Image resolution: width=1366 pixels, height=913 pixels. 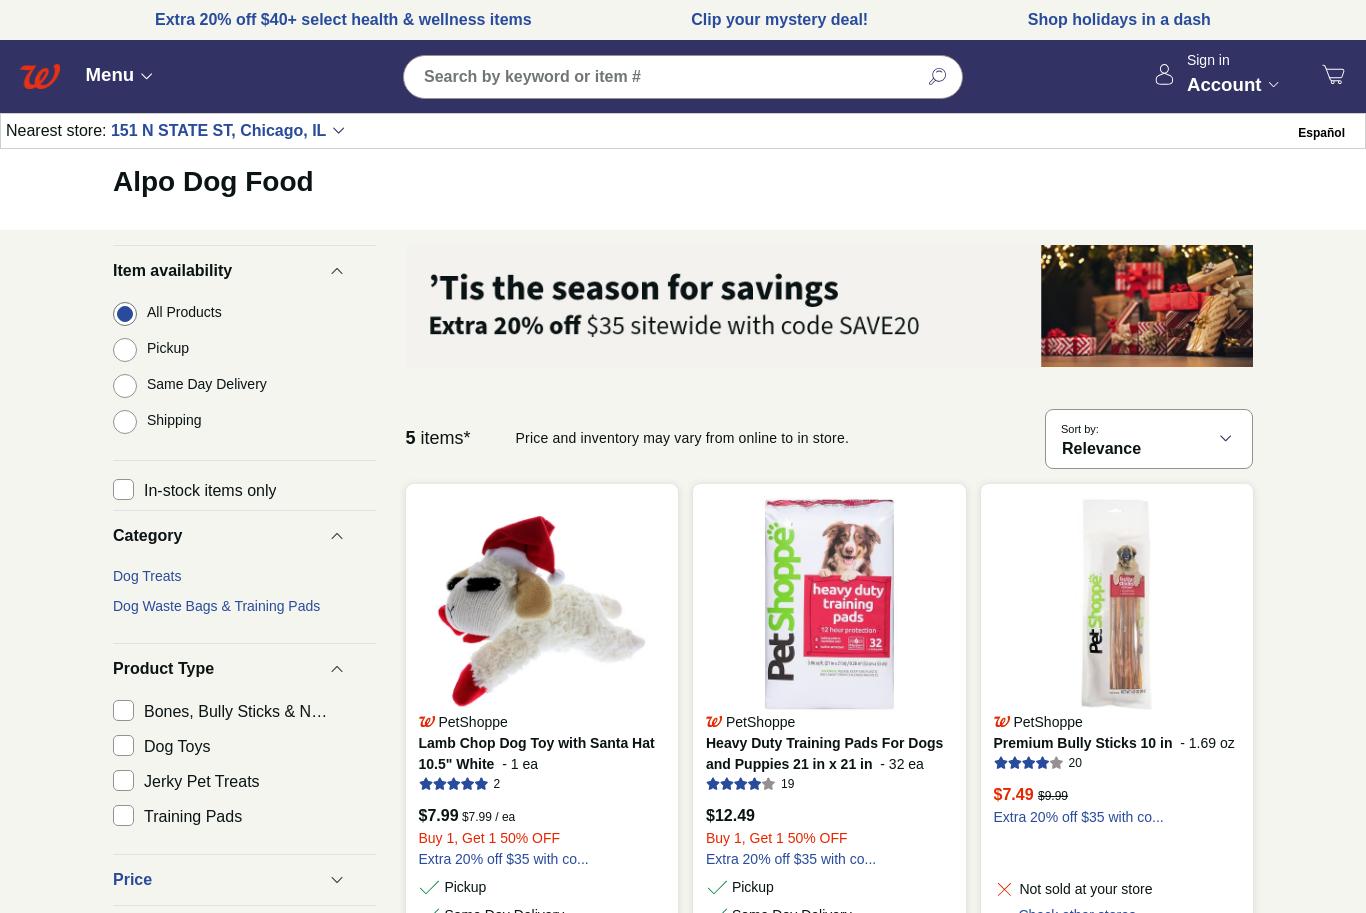 What do you see at coordinates (1117, 18) in the screenshot?
I see `'Shop holidays in a dash'` at bounding box center [1117, 18].